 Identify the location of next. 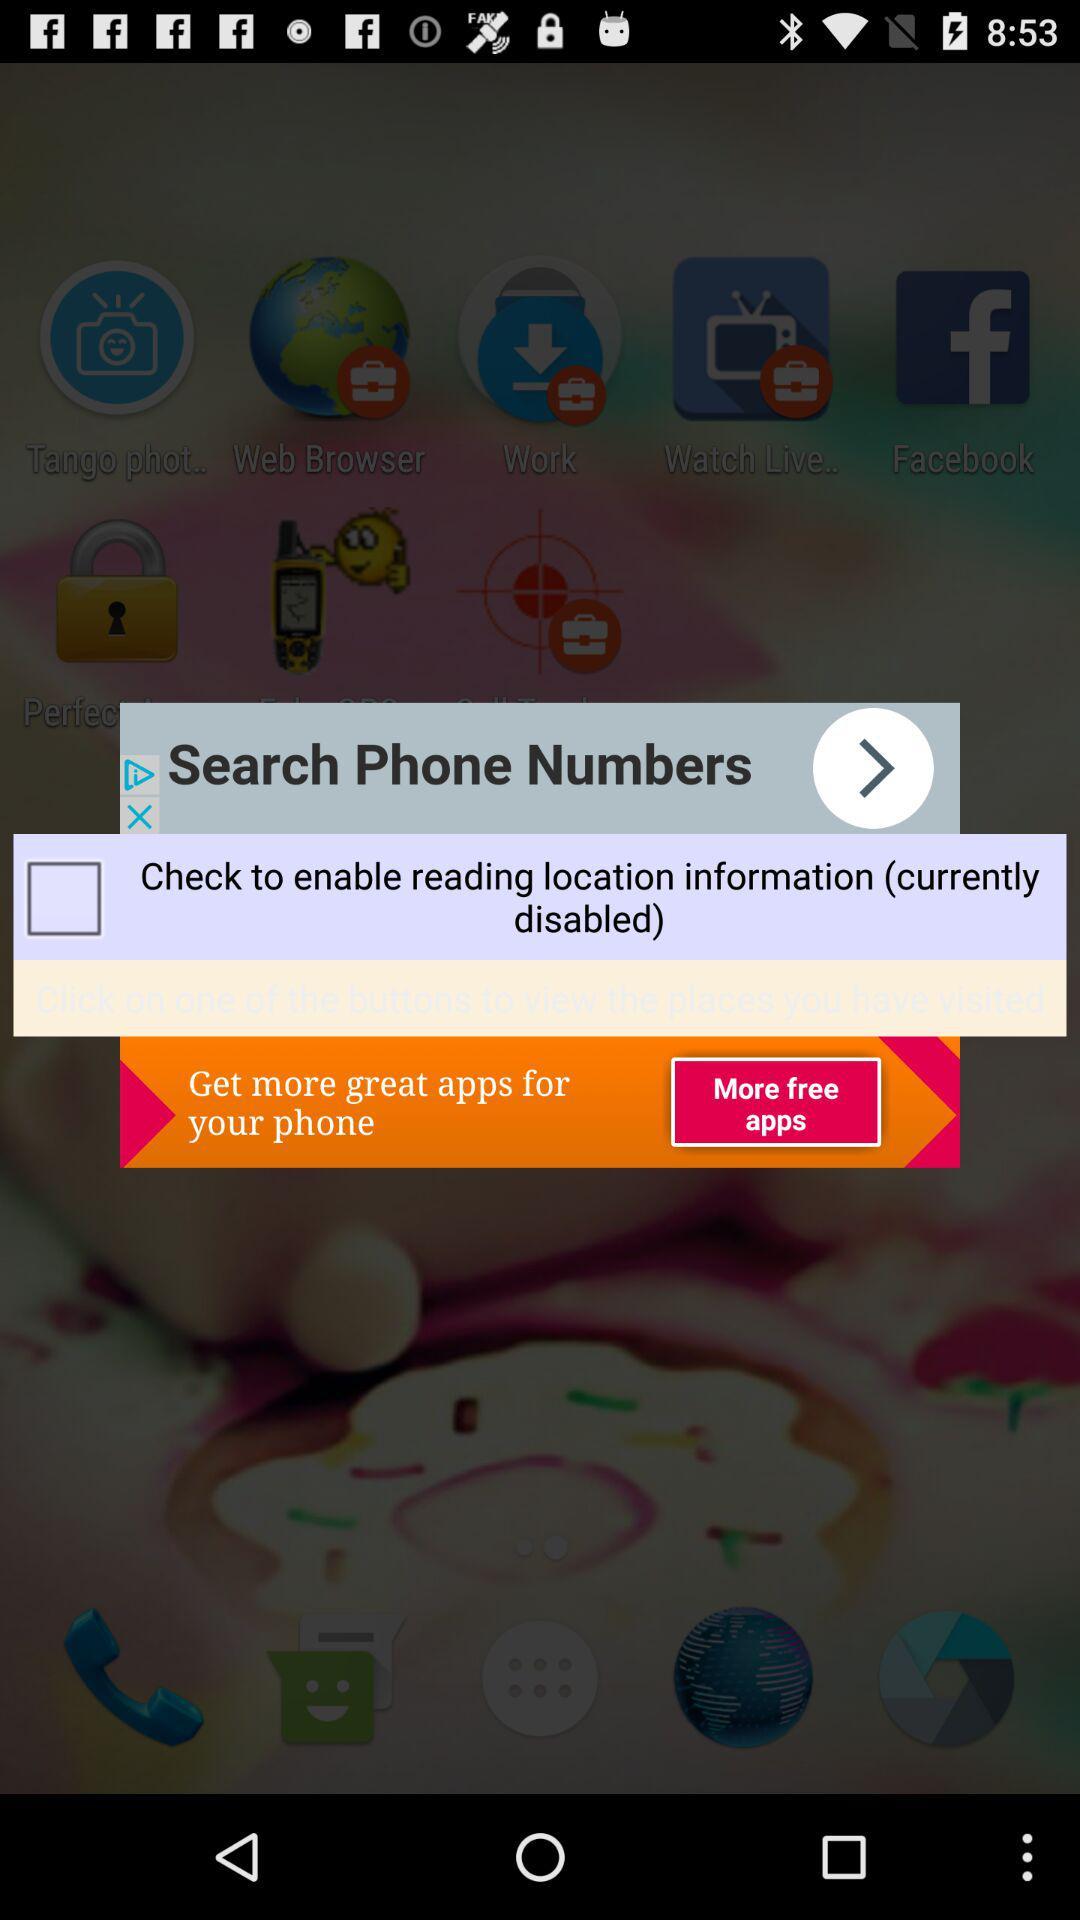
(540, 767).